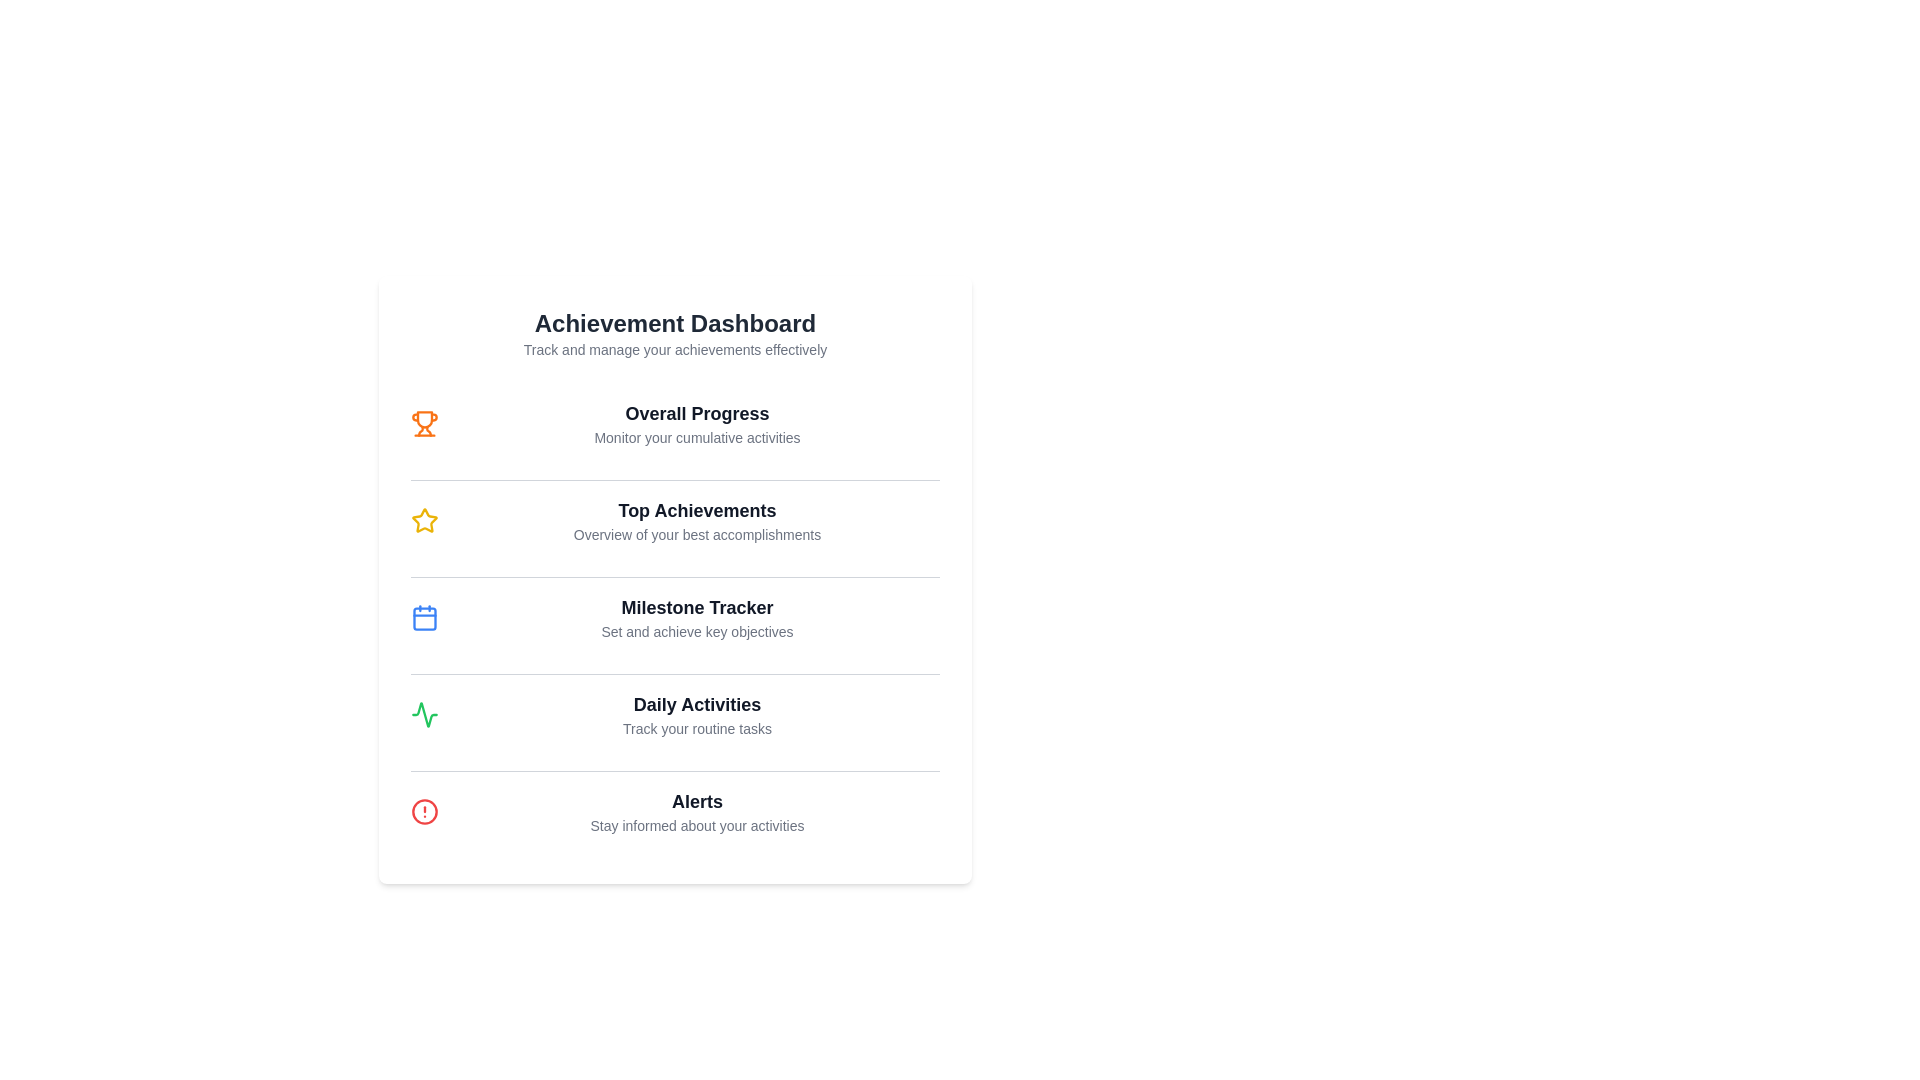  What do you see at coordinates (675, 333) in the screenshot?
I see `header text display located at the top of the interface, which provides an overview of the page's purpose and theme` at bounding box center [675, 333].